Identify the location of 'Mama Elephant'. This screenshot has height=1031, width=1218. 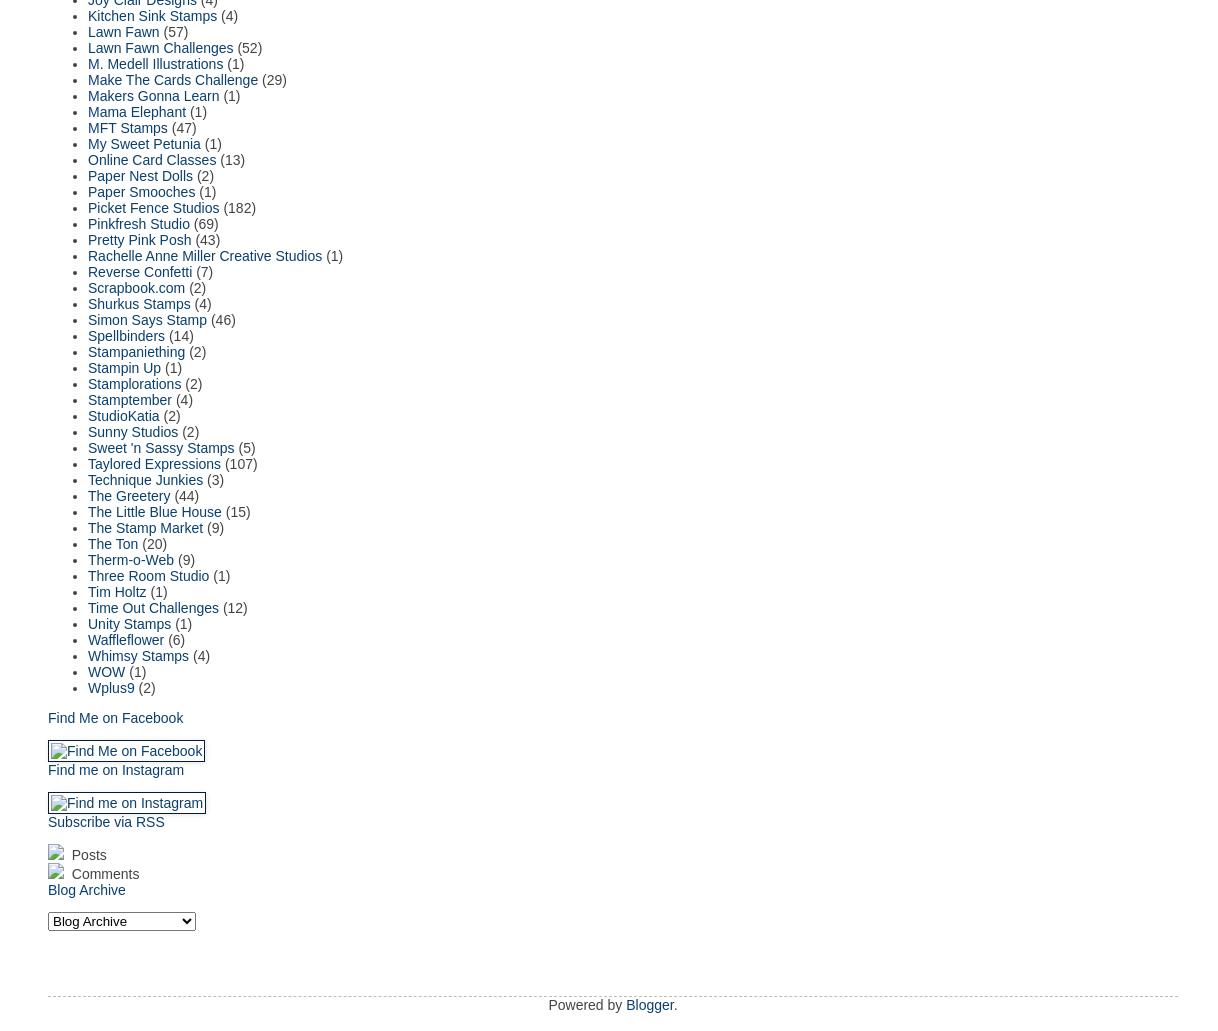
(87, 110).